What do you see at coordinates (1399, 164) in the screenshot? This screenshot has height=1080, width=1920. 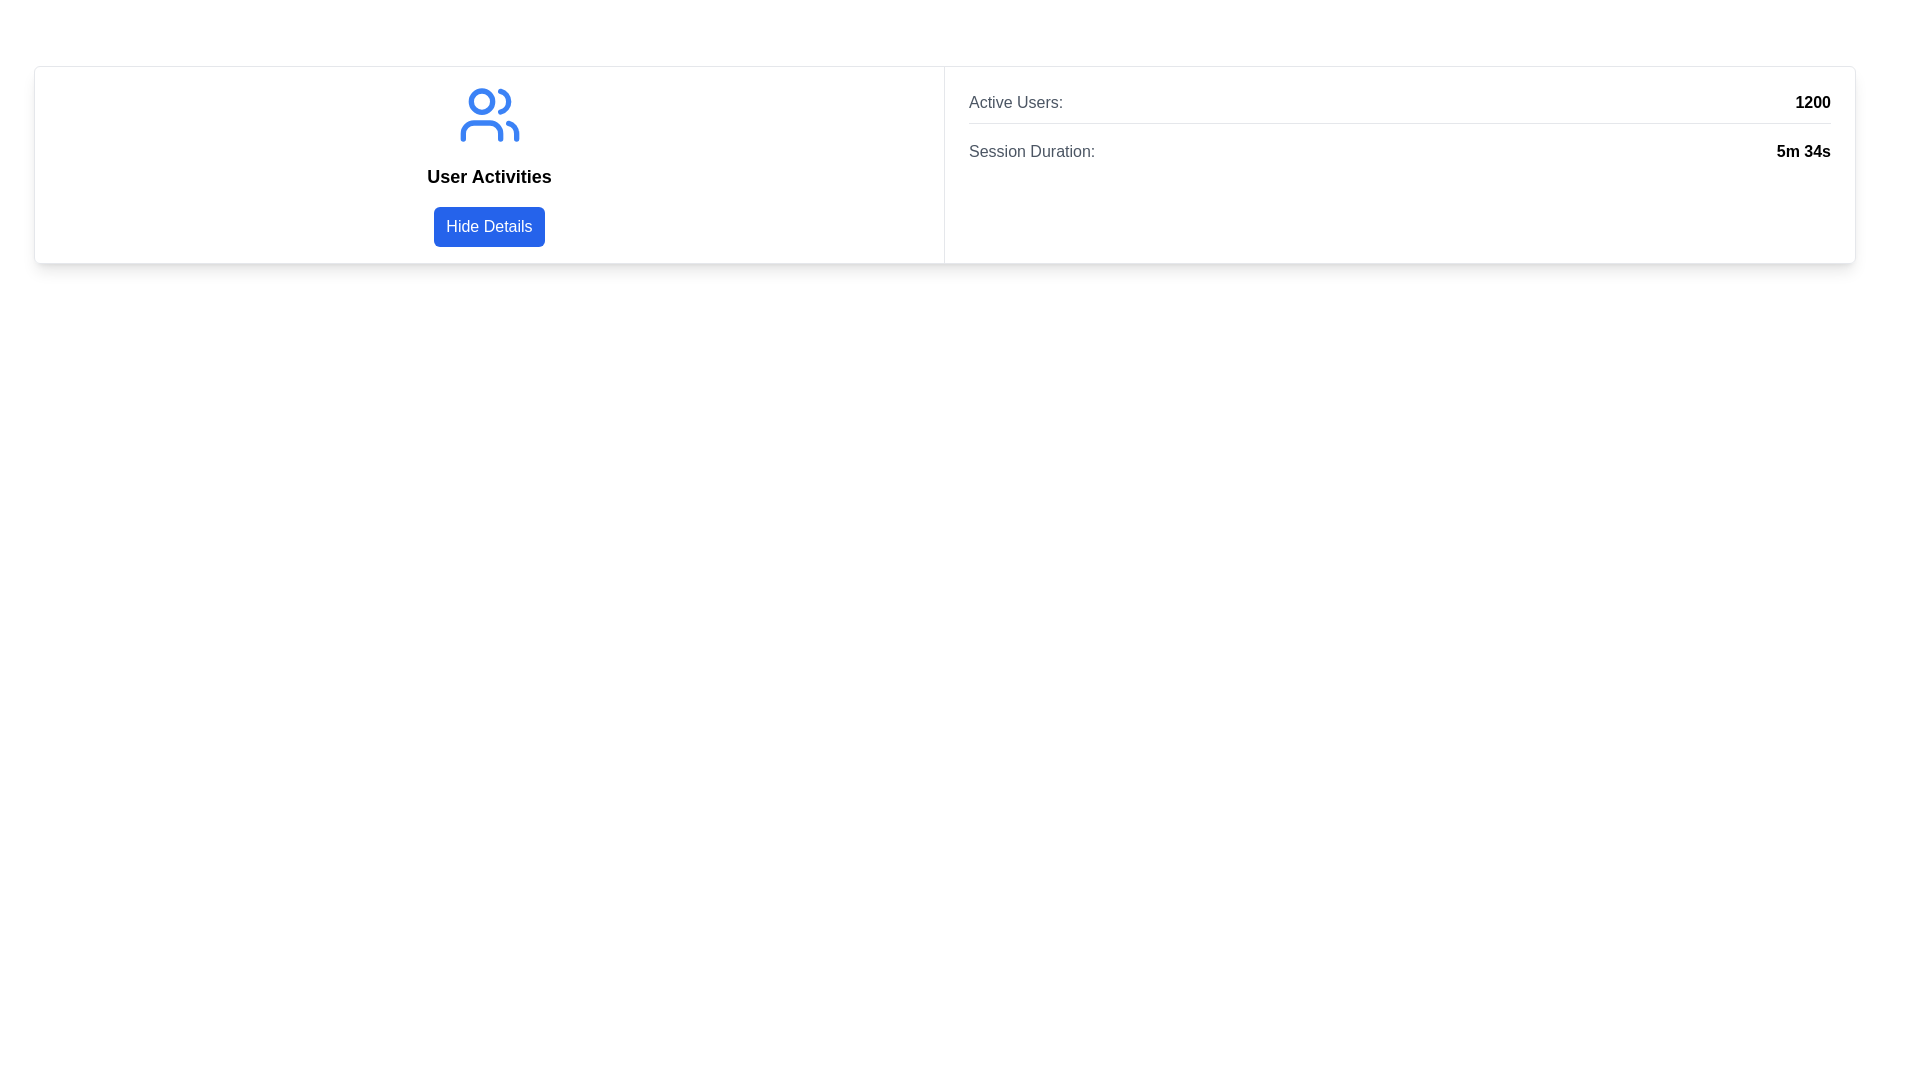 I see `the Information Display Panel, which shows user activity data and is located in the right section of the layout` at bounding box center [1399, 164].